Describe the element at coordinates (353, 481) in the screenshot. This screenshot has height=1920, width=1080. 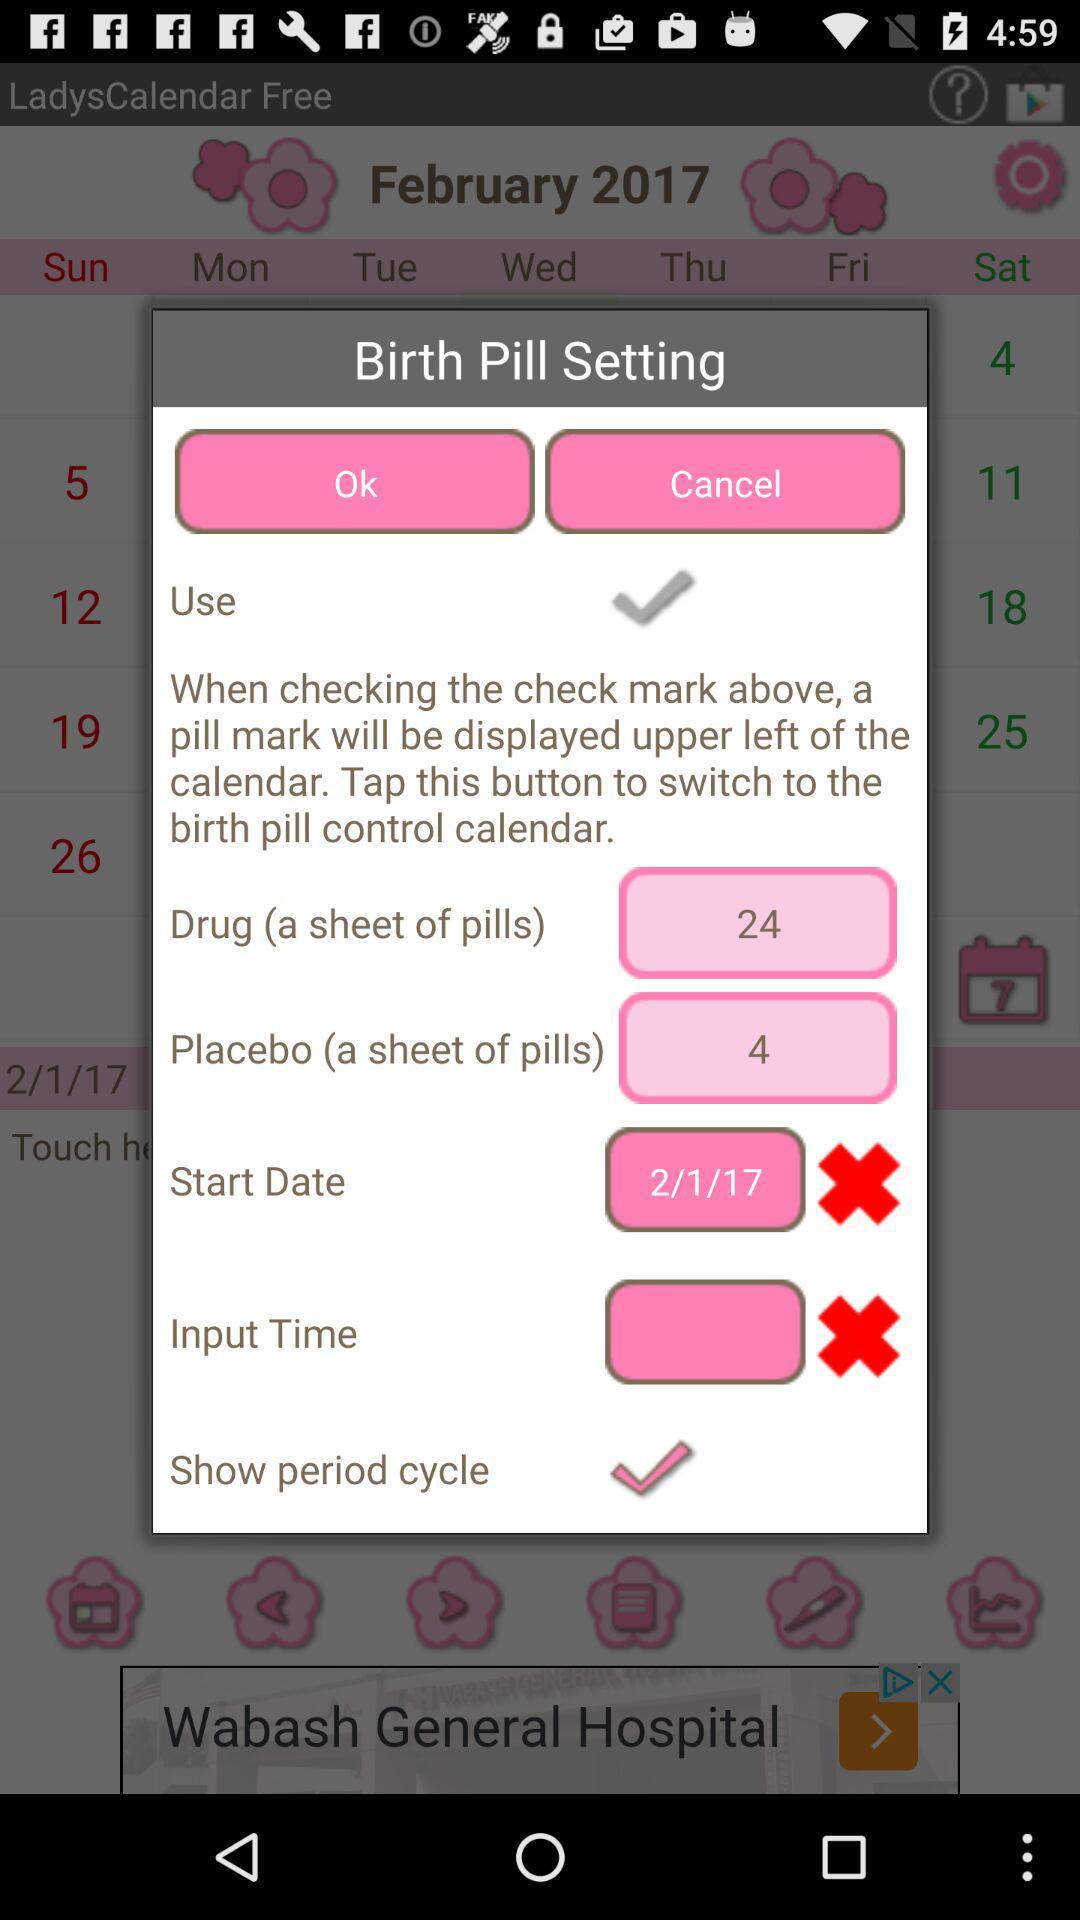
I see `the item to the left of cancel button` at that location.